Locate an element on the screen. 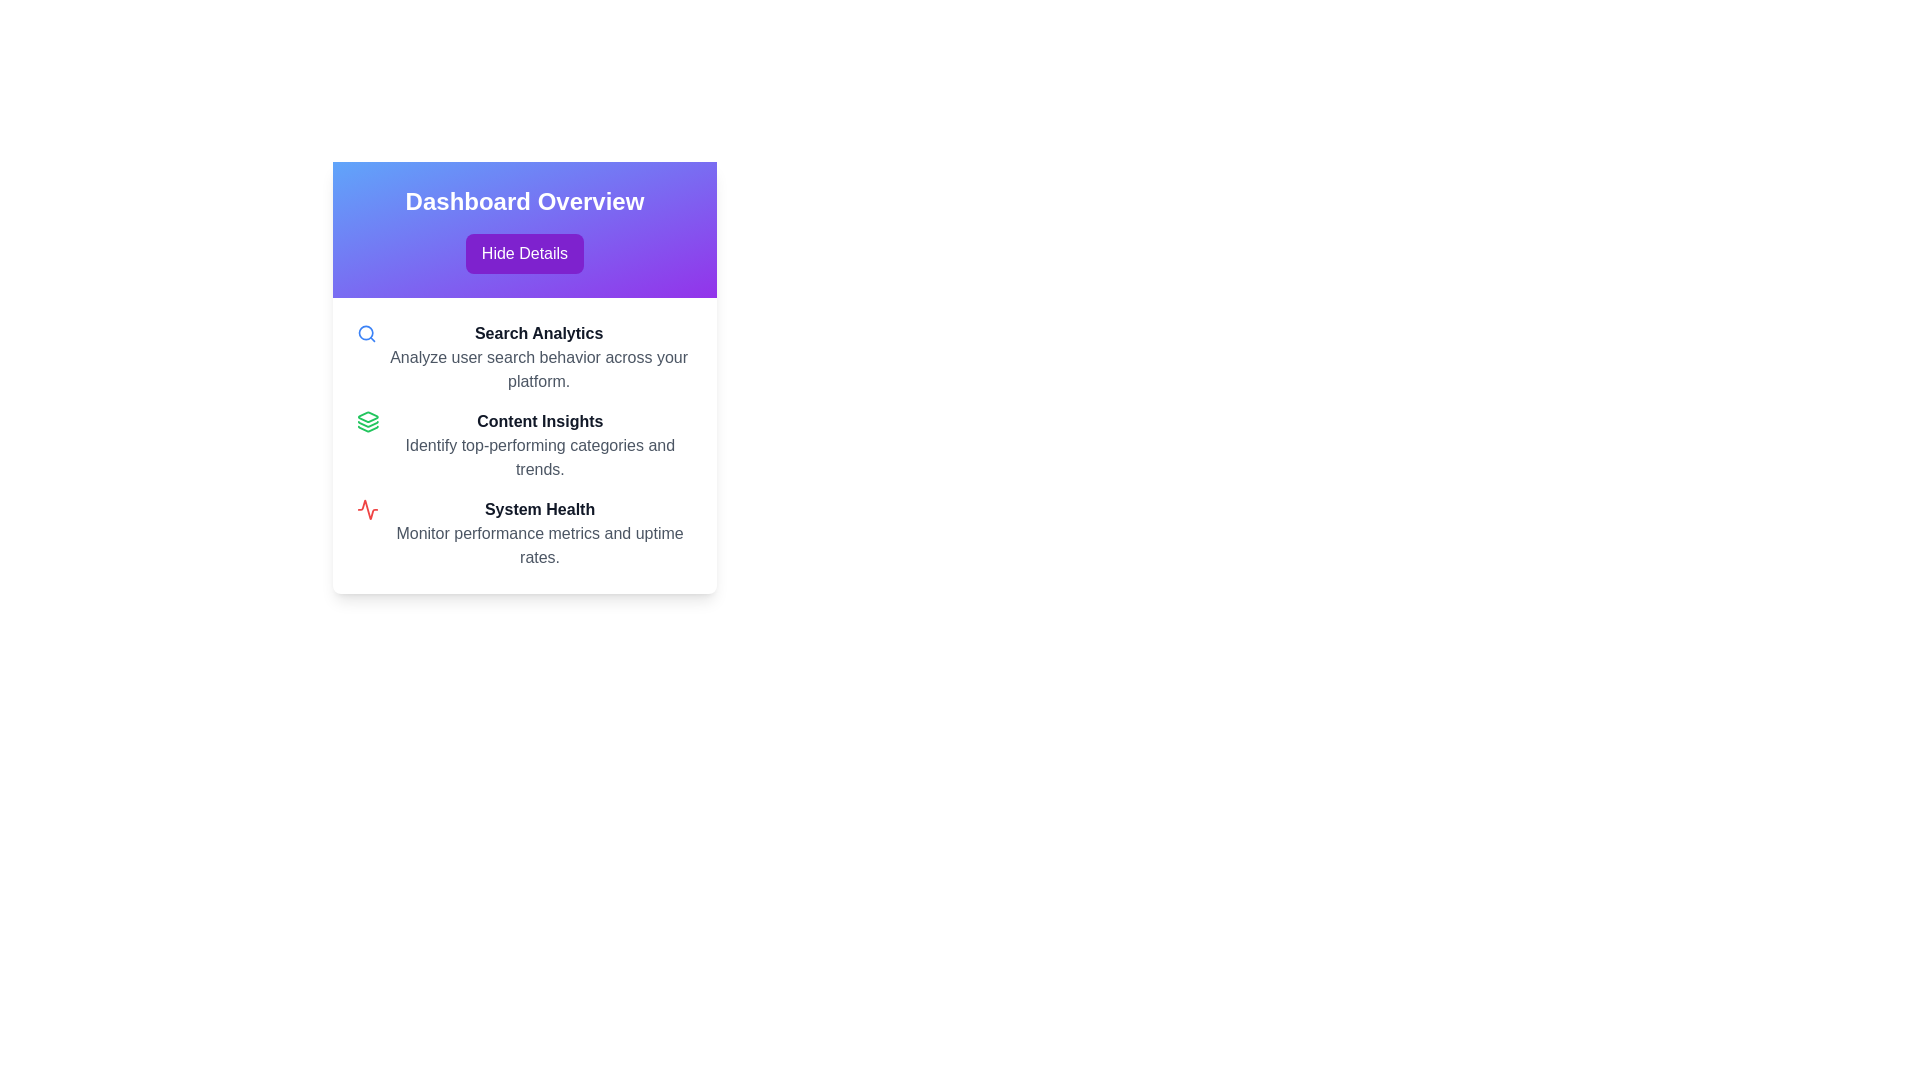 The height and width of the screenshot is (1080, 1920). the text label that reads 'Monitor performance metrics and uptime rates.' located underneath the bolded label 'System Health' in the 'Dashboard Overview' card is located at coordinates (540, 546).